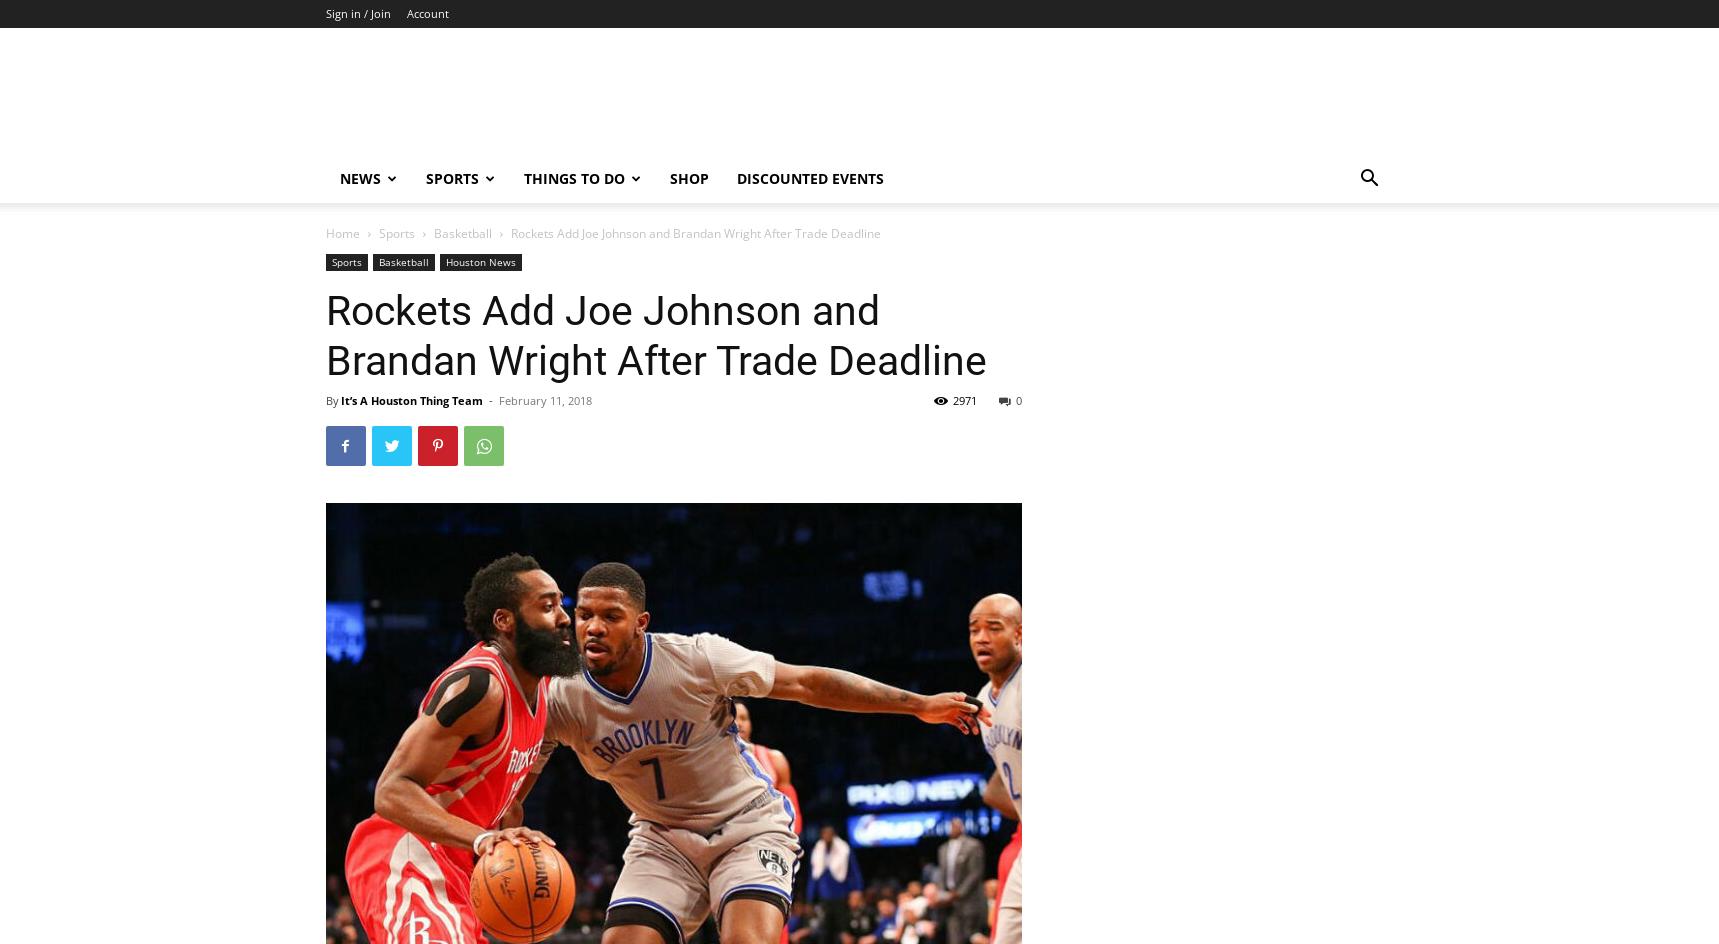 This screenshot has height=944, width=1719. I want to click on 'Search', so click(858, 100).